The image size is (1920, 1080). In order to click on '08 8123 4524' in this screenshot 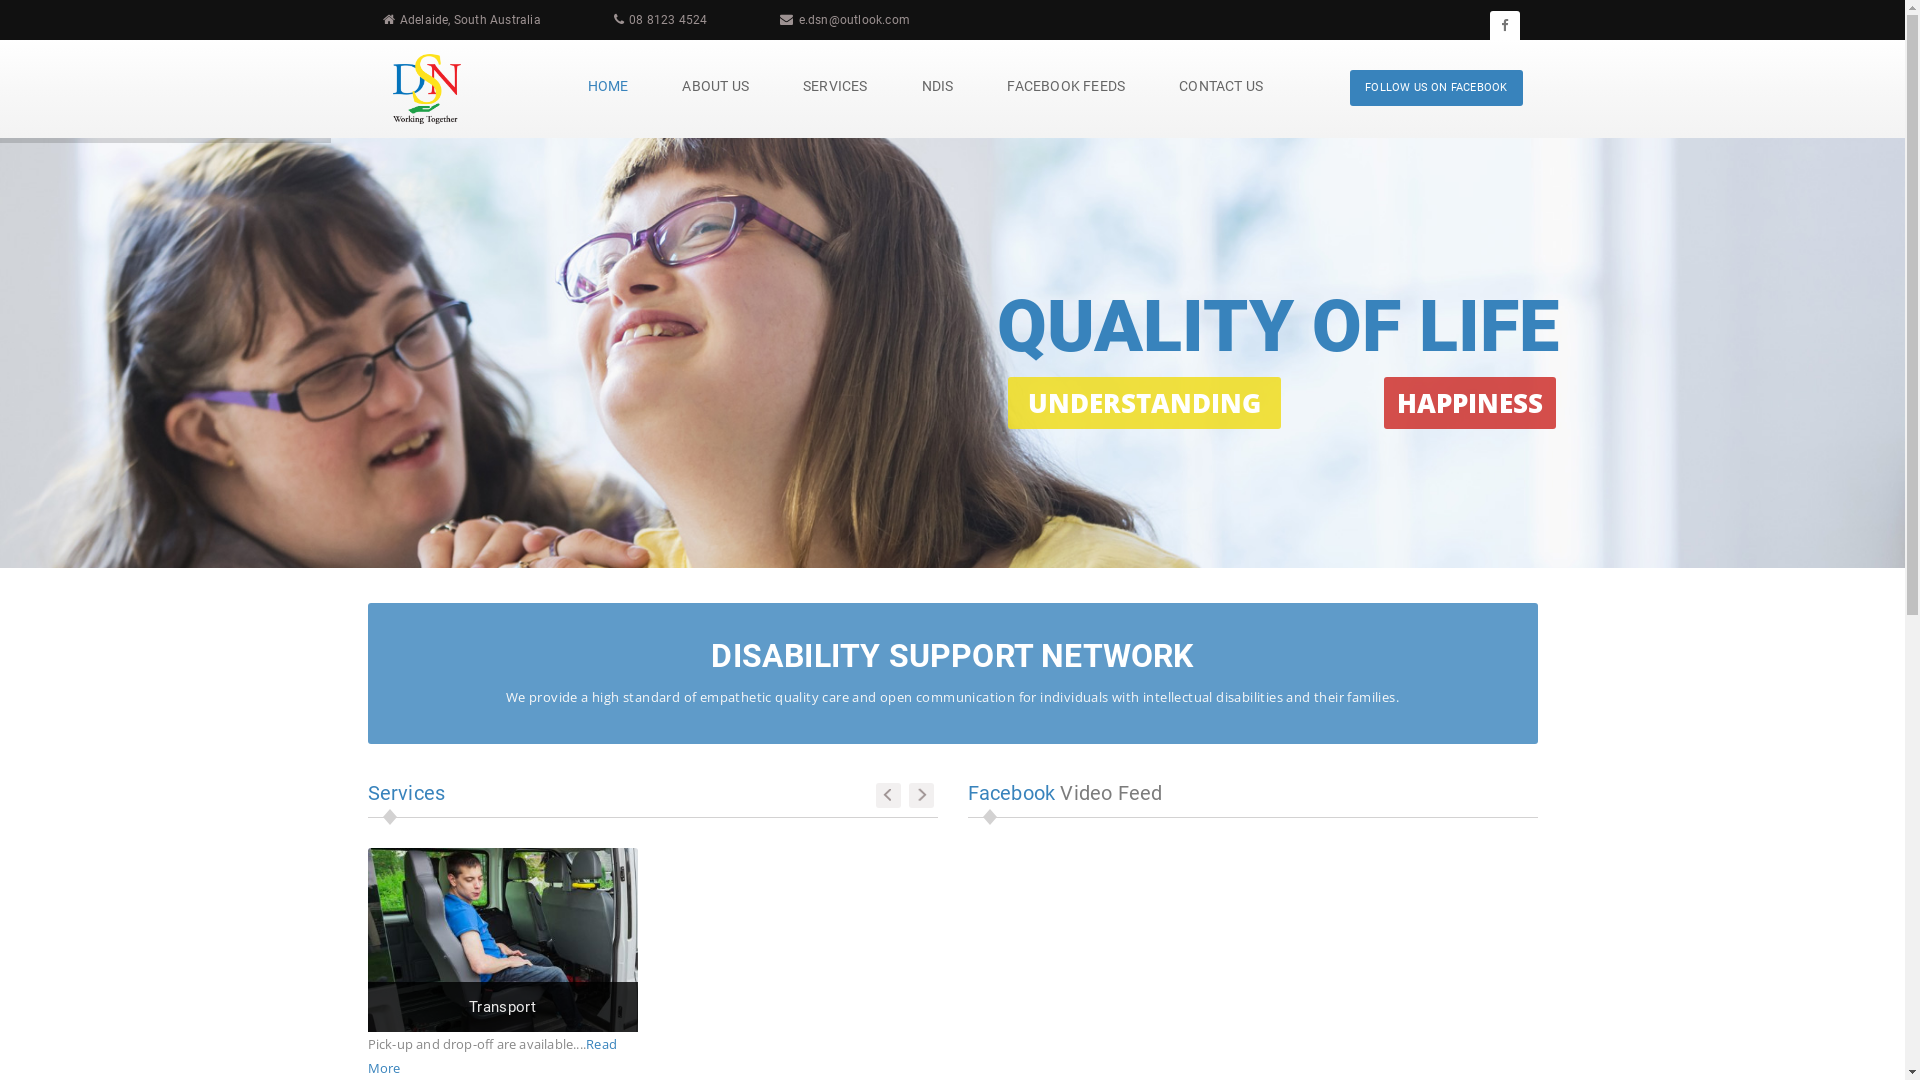, I will do `click(667, 19)`.